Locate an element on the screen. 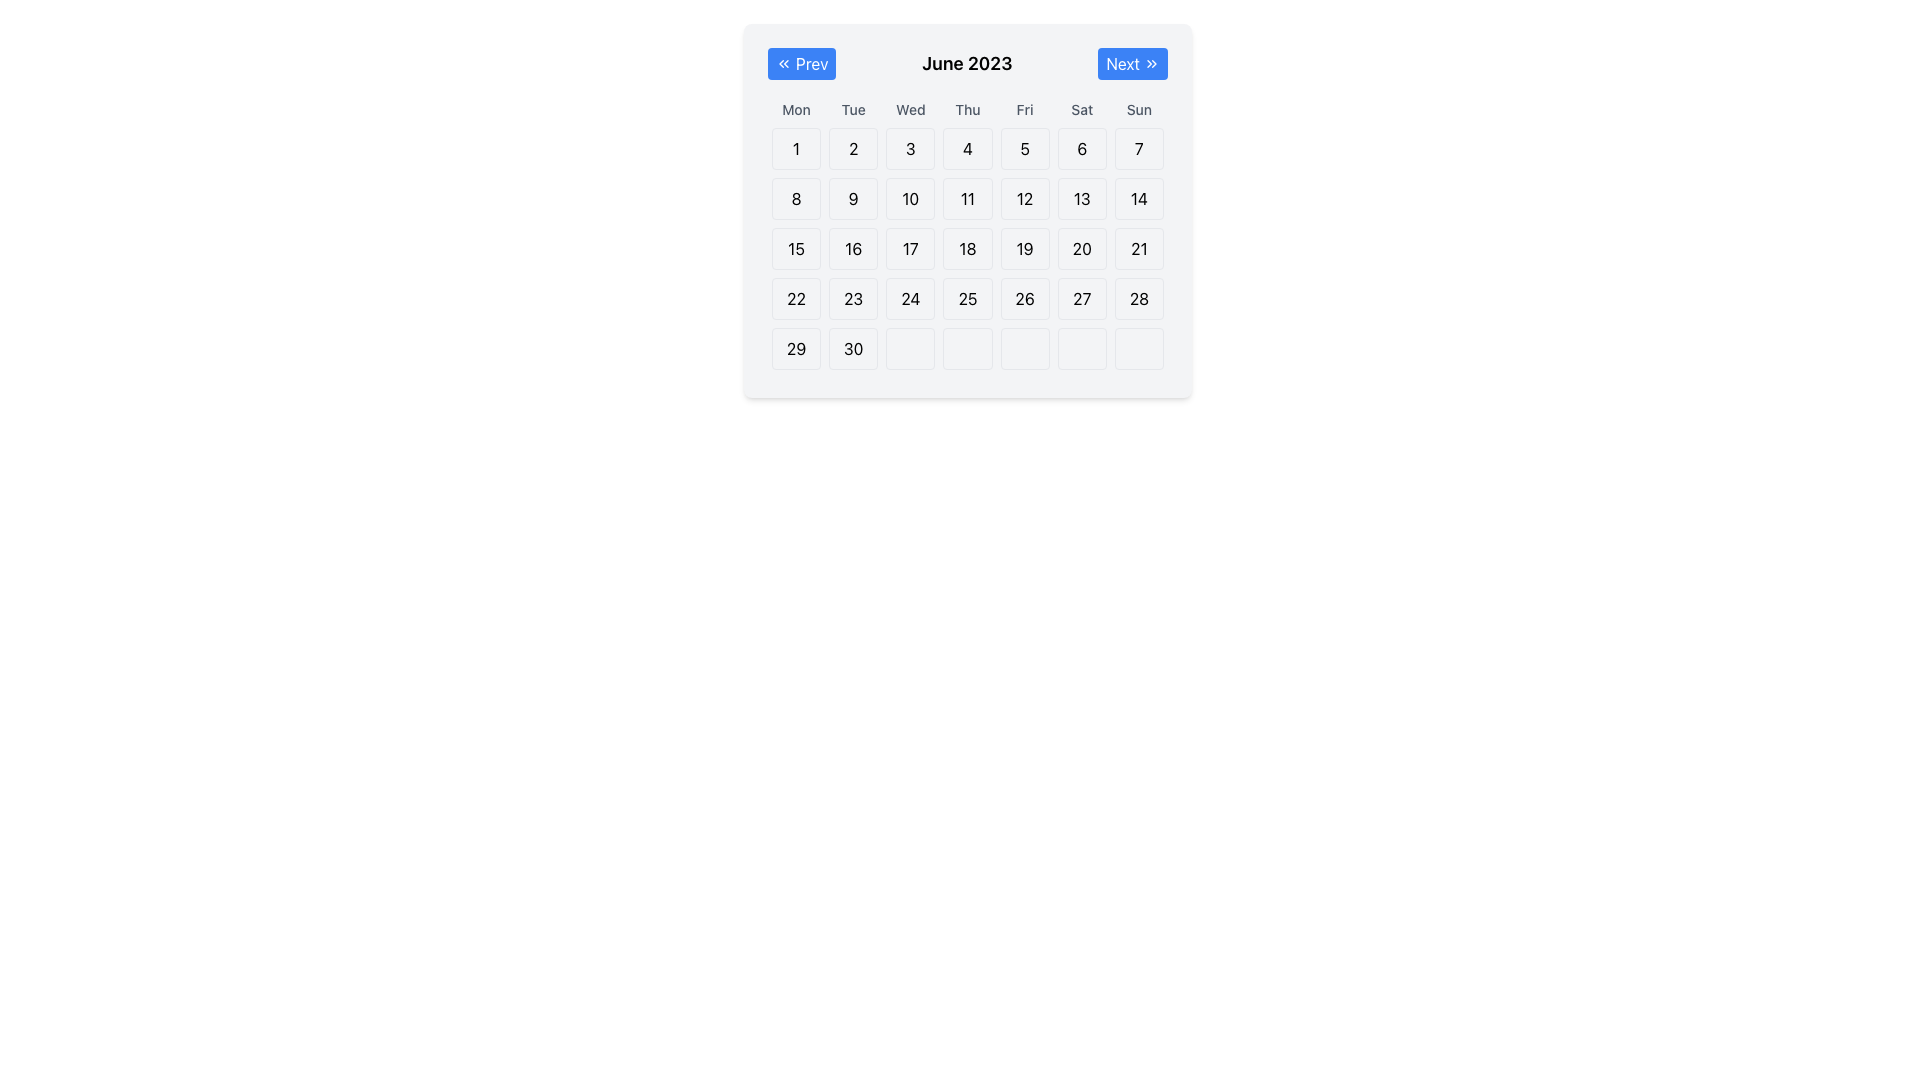 The width and height of the screenshot is (1920, 1080). the square button labeled '16' in the calendar UI is located at coordinates (853, 248).